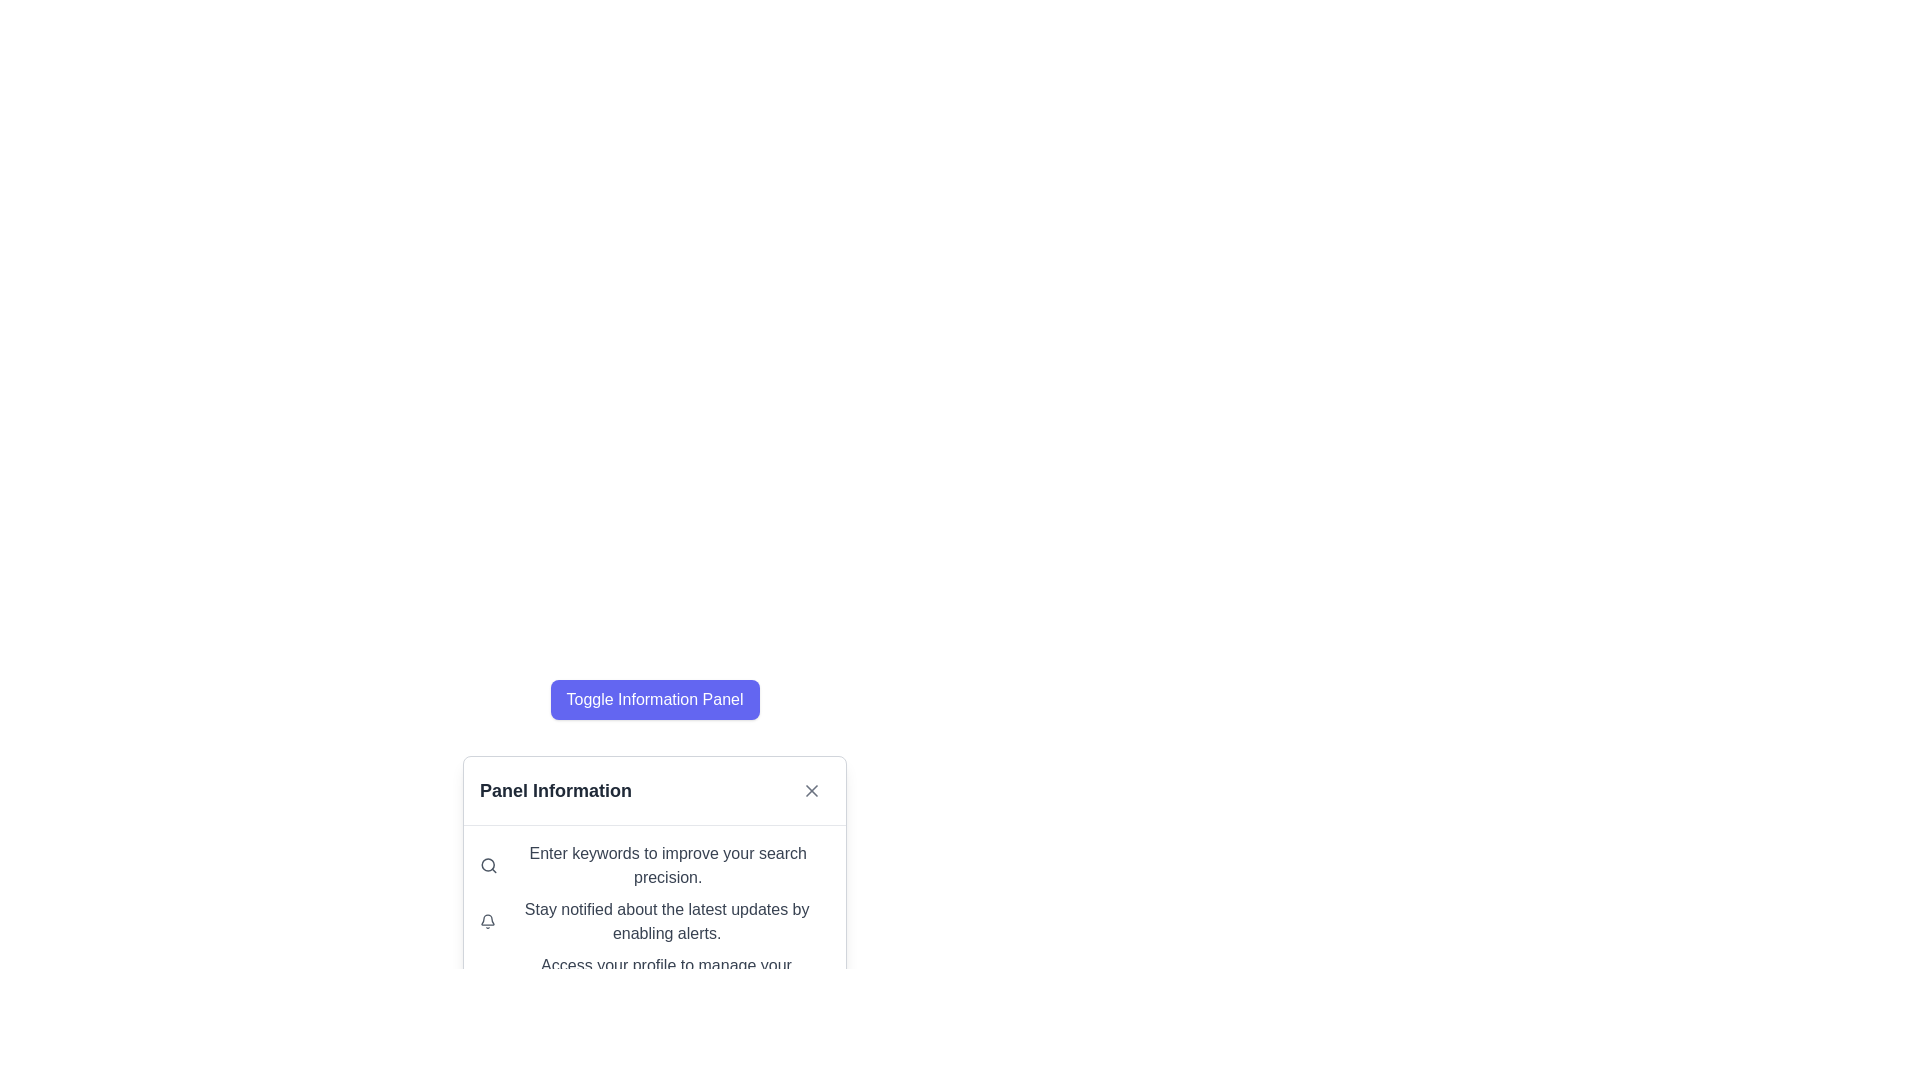  I want to click on the Informational Text Block with Icon that features a bell icon and the text 'Stay notified about the latest updates by enabling alerts.', so click(654, 921).